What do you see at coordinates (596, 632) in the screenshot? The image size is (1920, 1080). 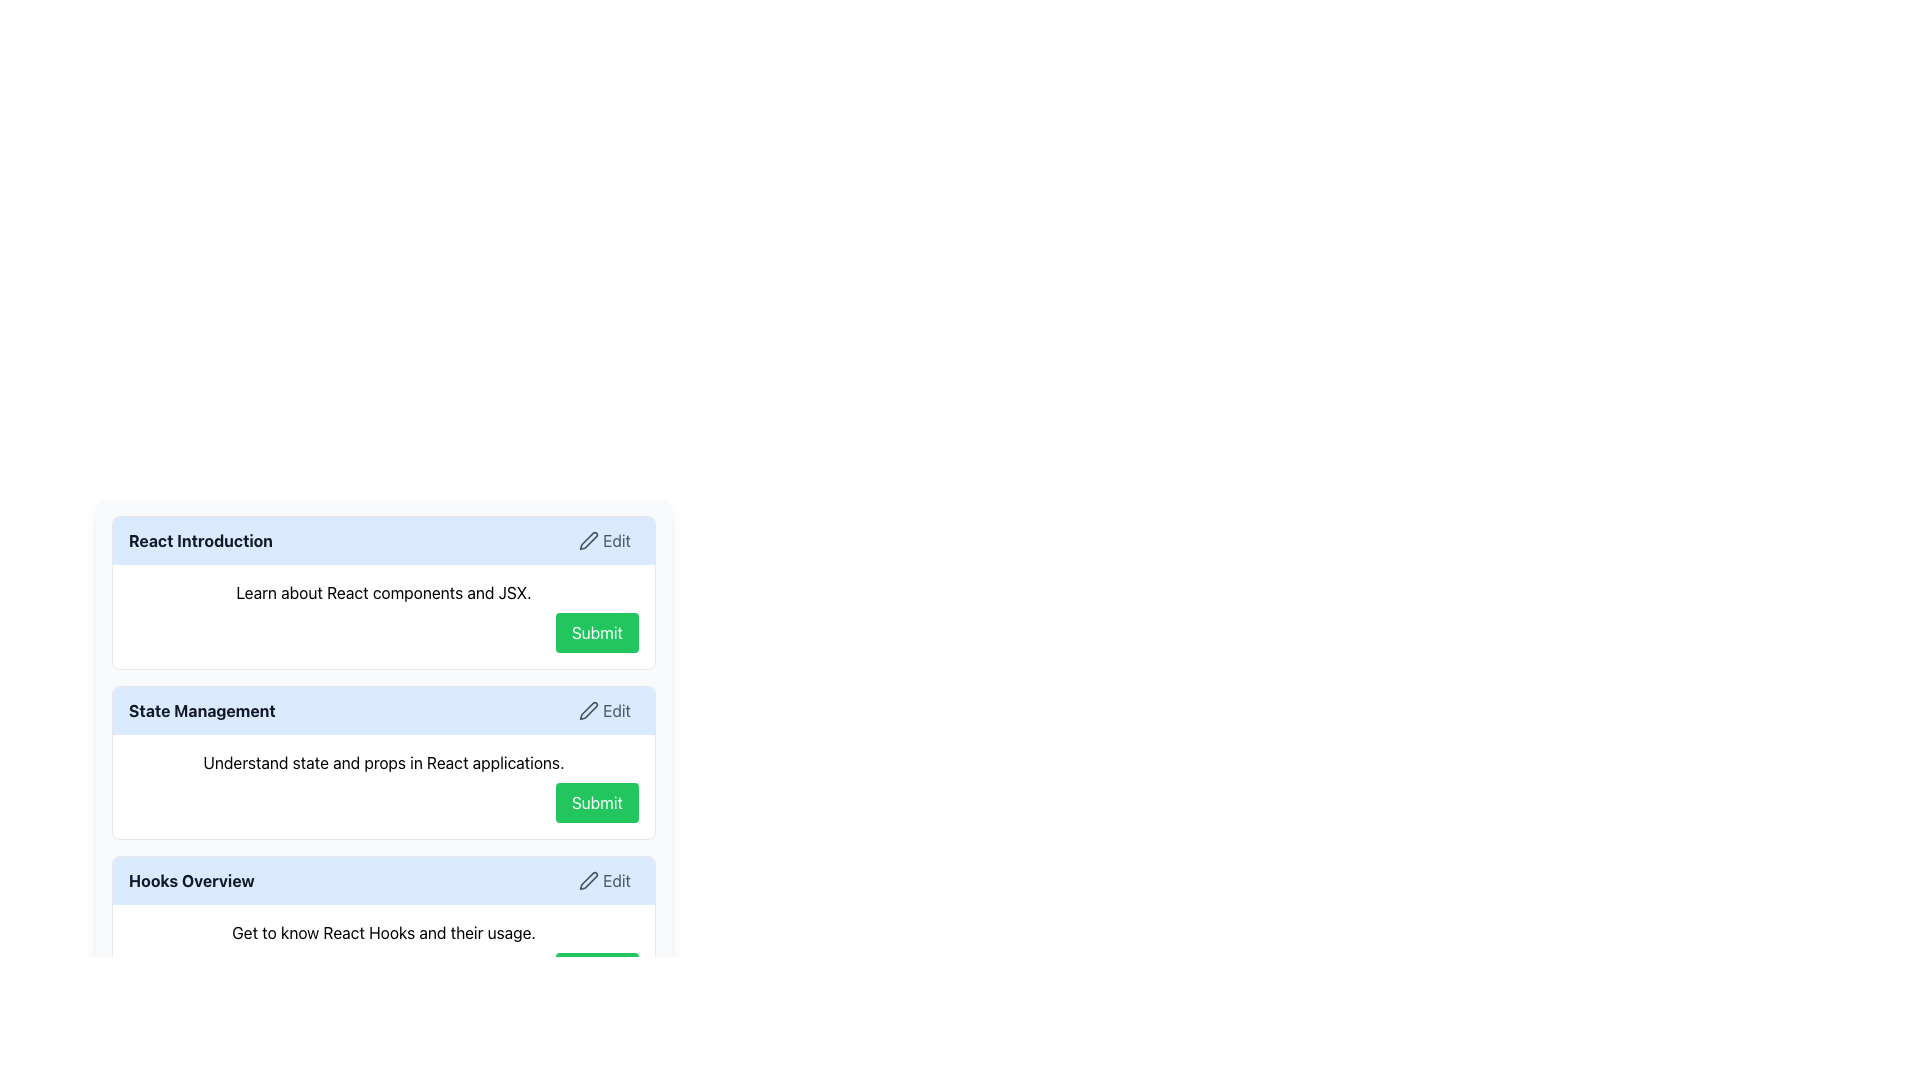 I see `the submission button located at the right edge of the 'React Introduction' section` at bounding box center [596, 632].